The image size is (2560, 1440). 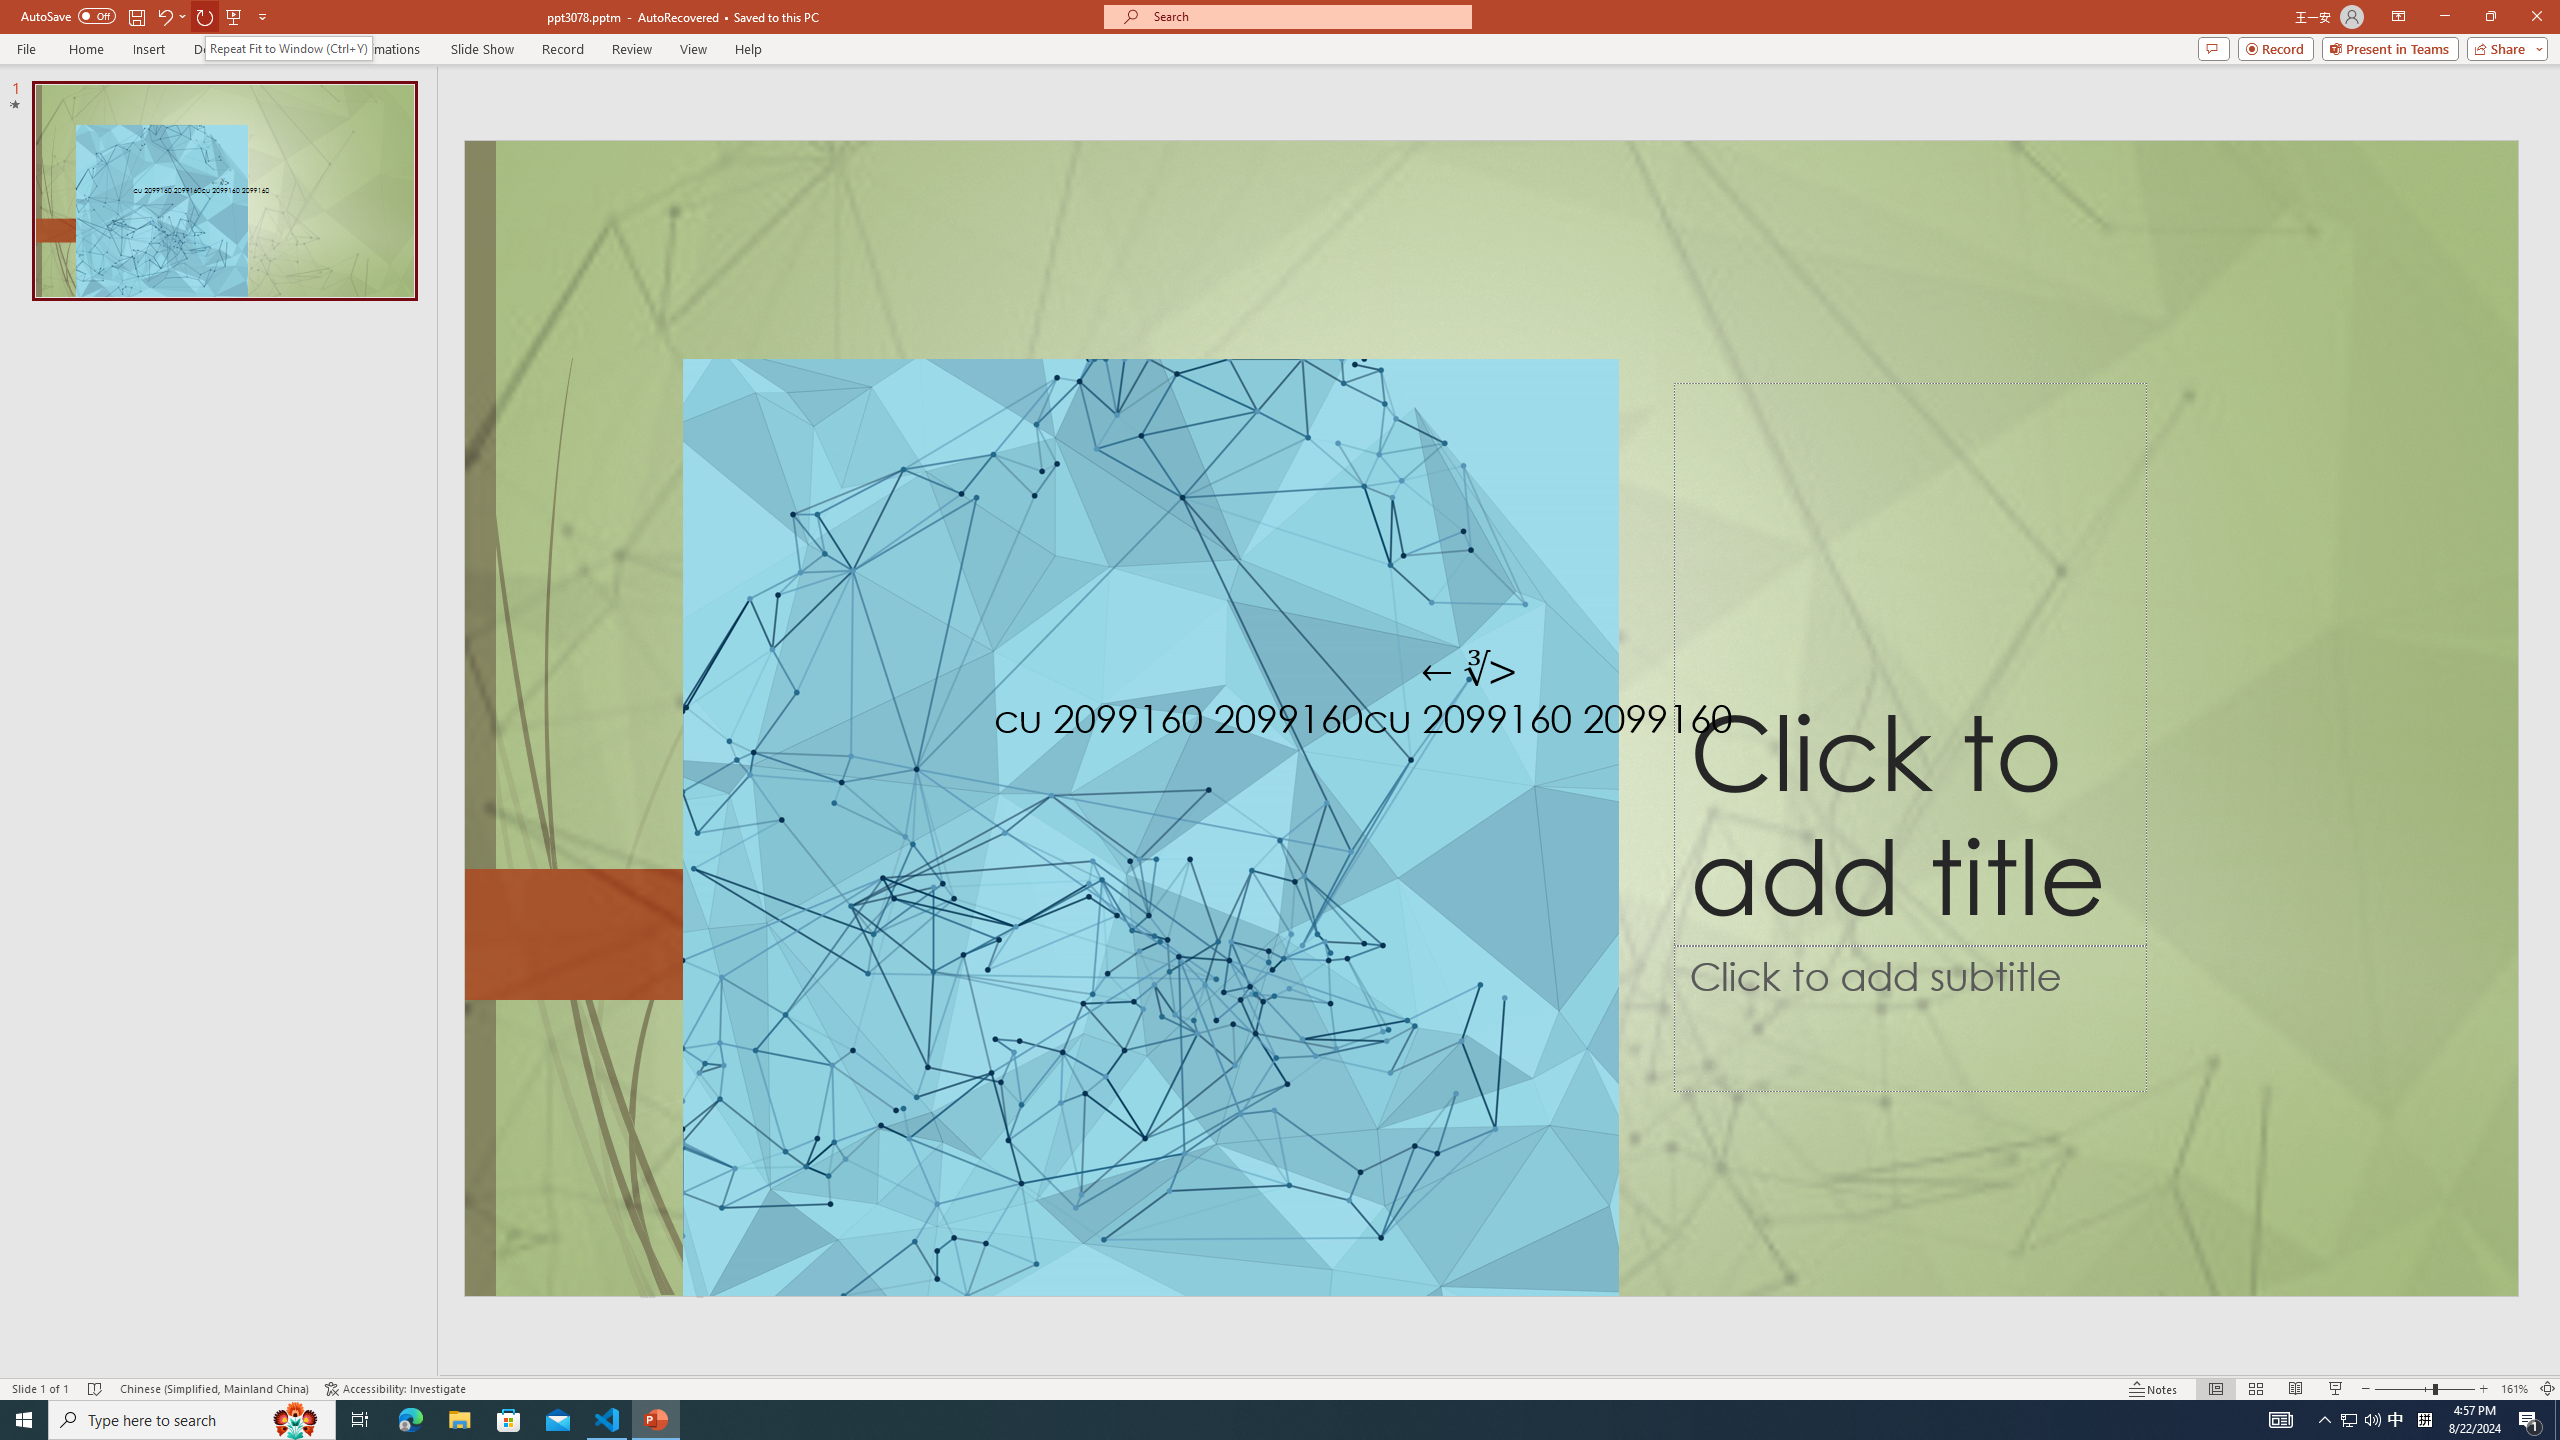 What do you see at coordinates (289, 47) in the screenshot?
I see `'Repeat Fit to Window (Ctrl+Y)'` at bounding box center [289, 47].